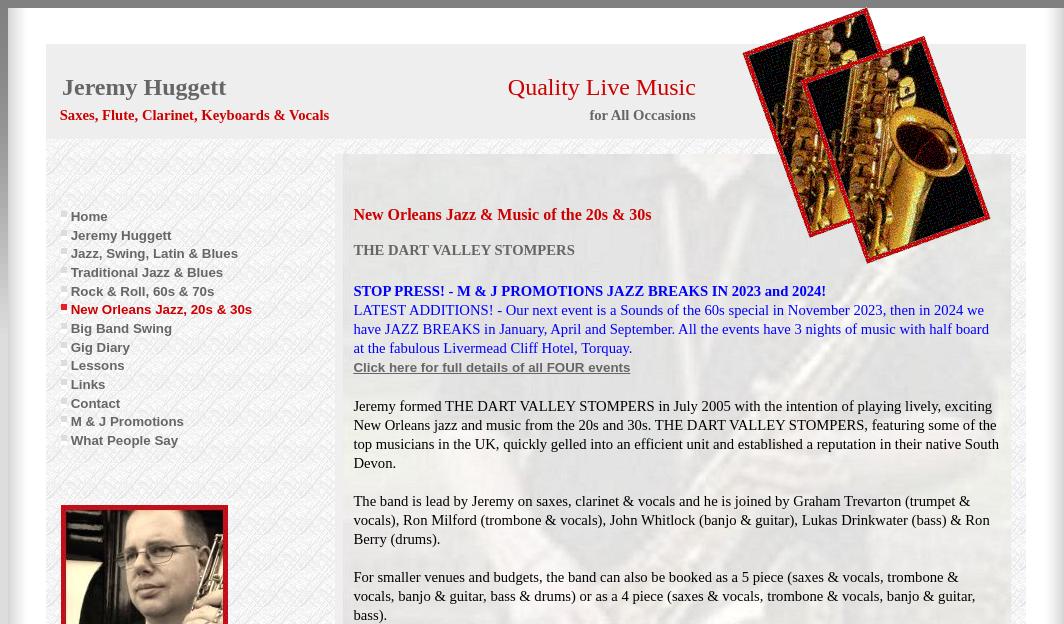 The height and width of the screenshot is (624, 1064). What do you see at coordinates (97, 345) in the screenshot?
I see `'Gig Diary'` at bounding box center [97, 345].